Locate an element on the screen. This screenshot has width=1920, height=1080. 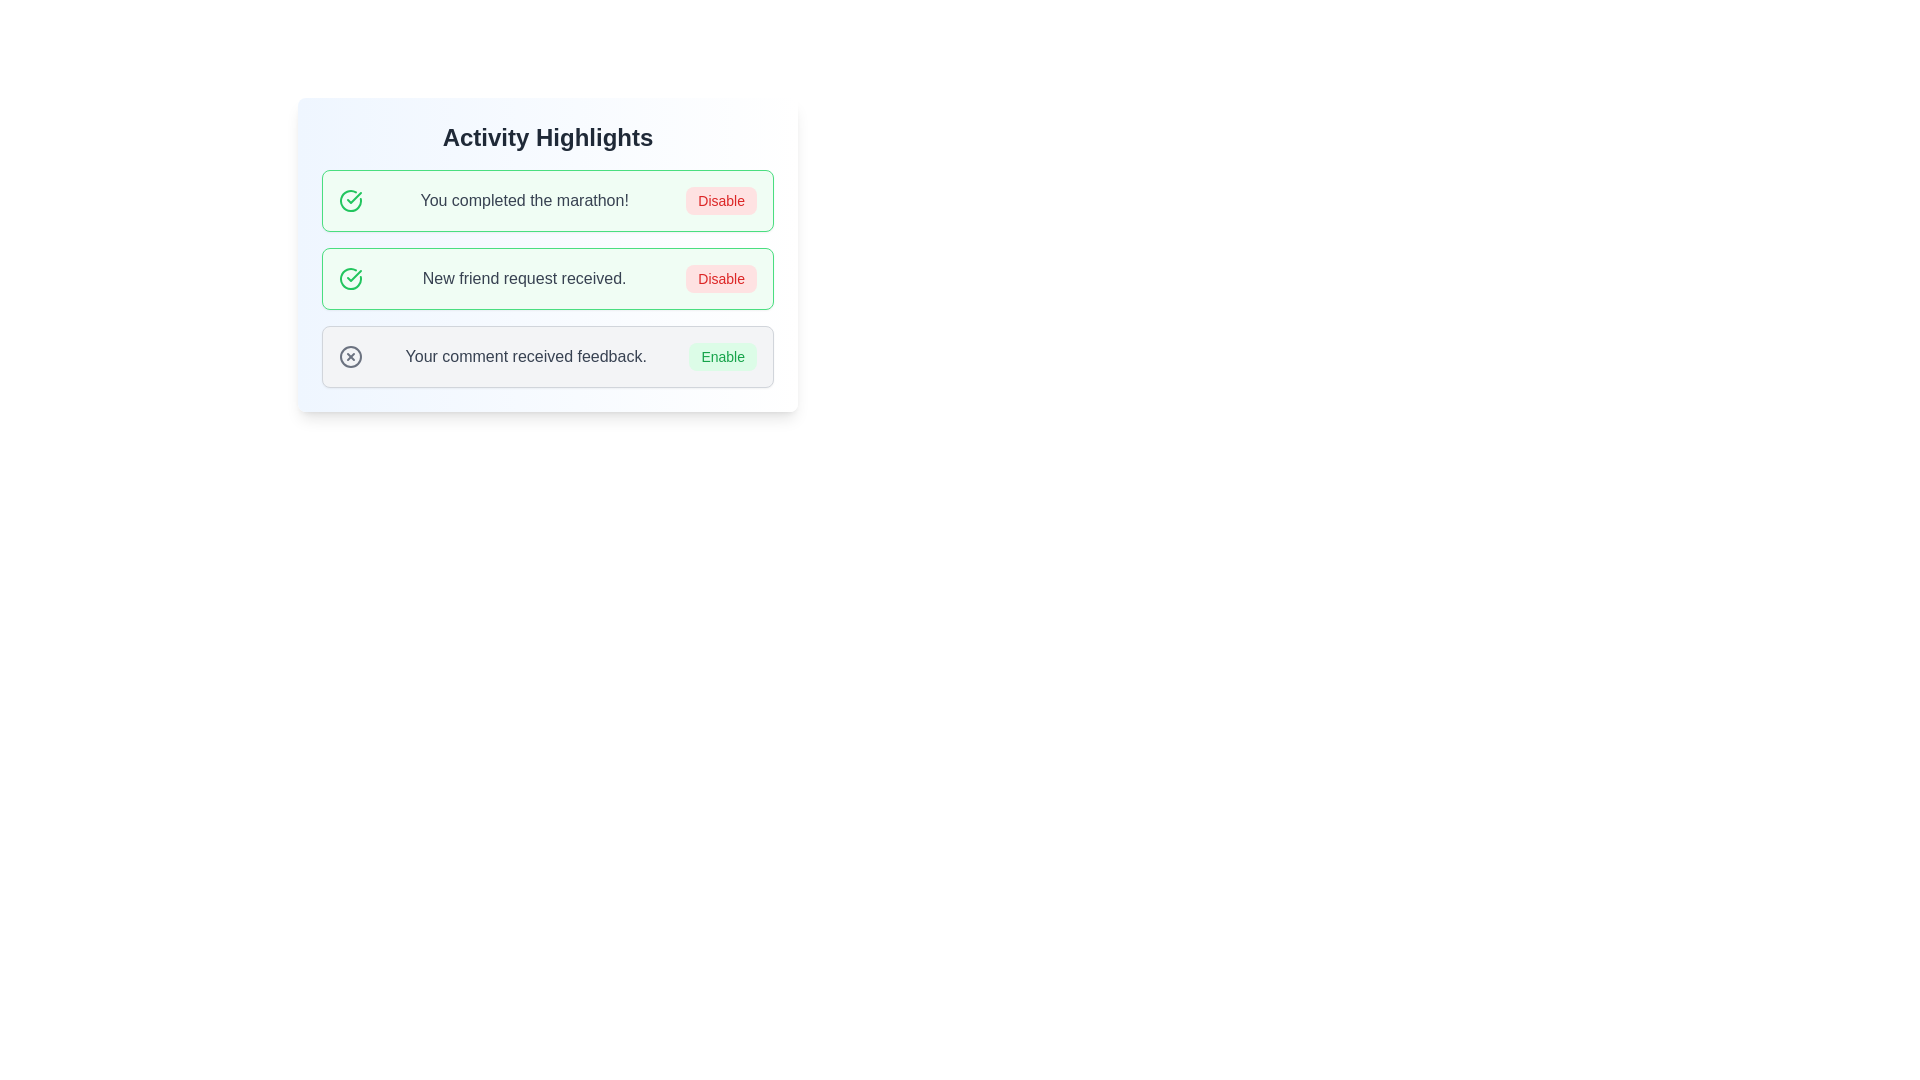
the static text label that displays 'You completed the marathon!' located in the top notification card of the interface is located at coordinates (524, 200).